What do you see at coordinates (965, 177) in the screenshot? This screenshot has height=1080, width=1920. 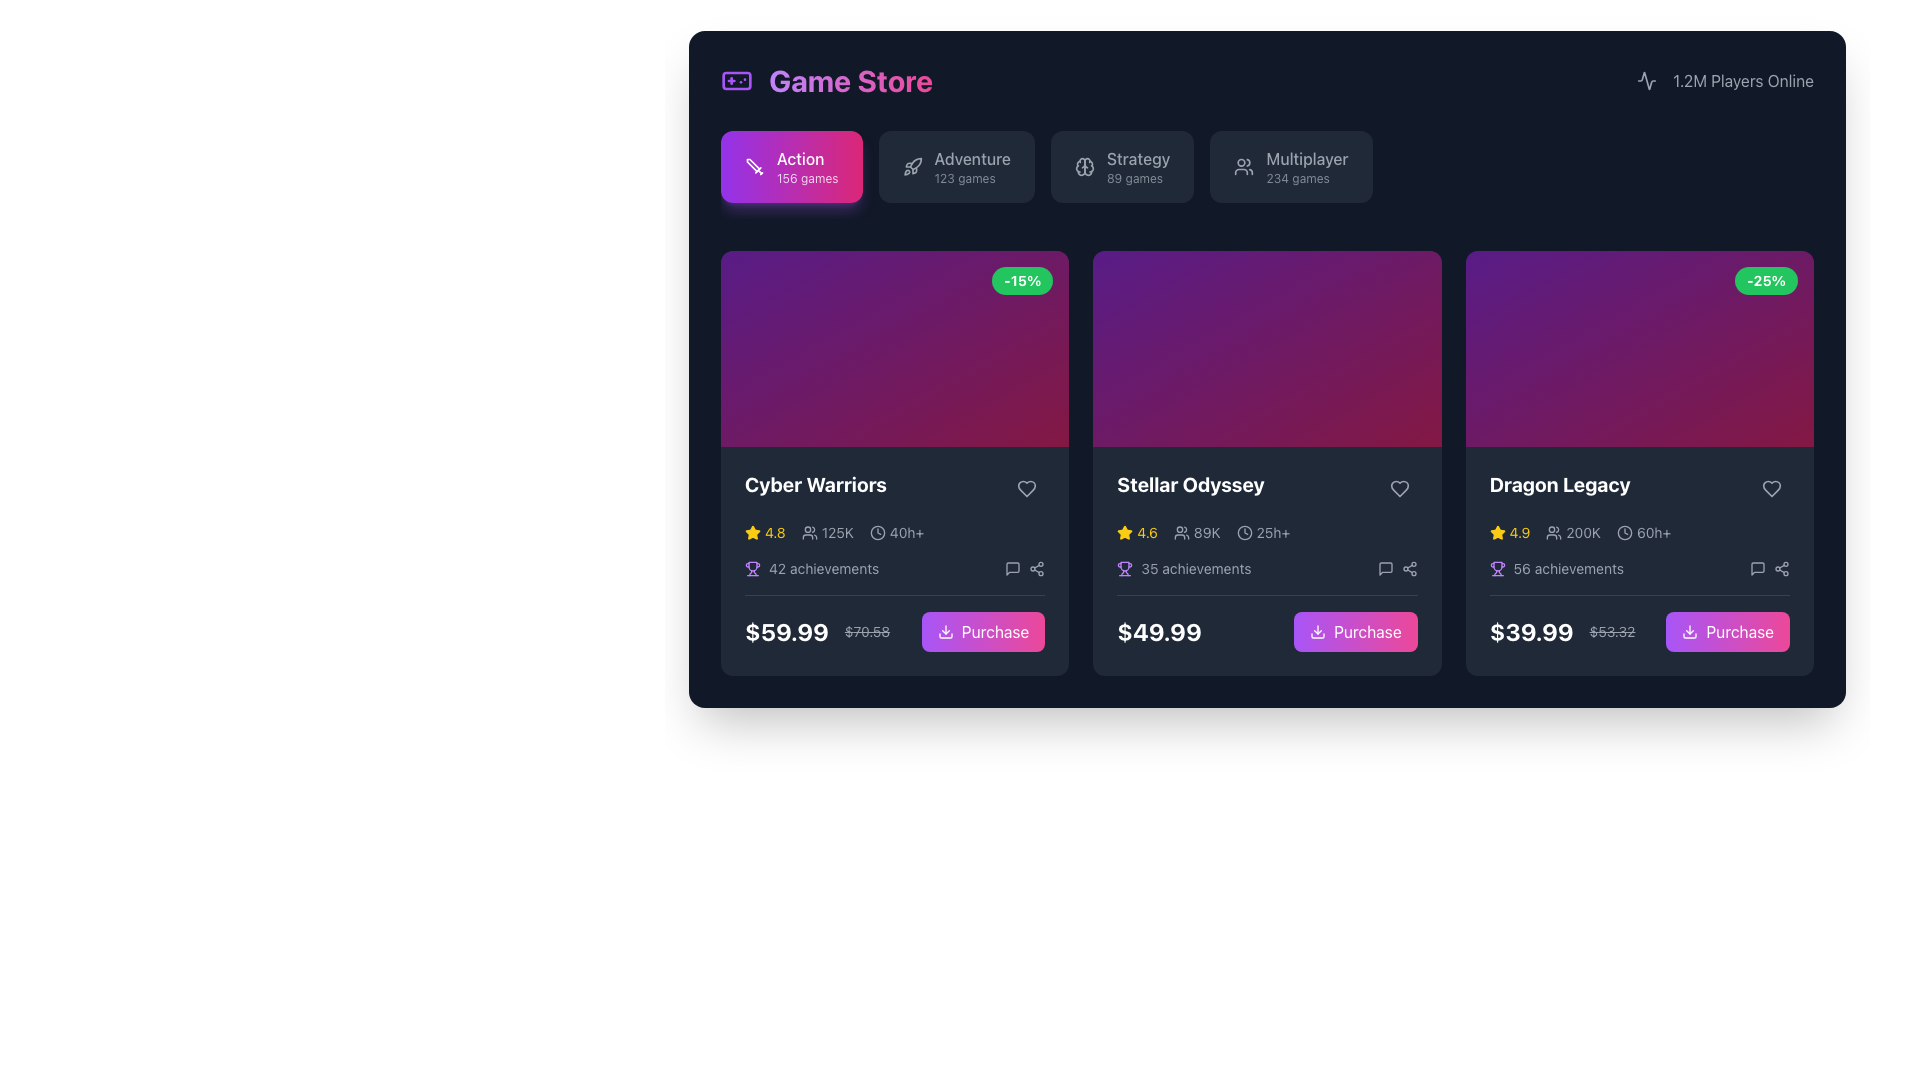 I see `displayed text '123 games' from the text block located below the 'Adventure' label in the upper-right quadrant of the interface` at bounding box center [965, 177].